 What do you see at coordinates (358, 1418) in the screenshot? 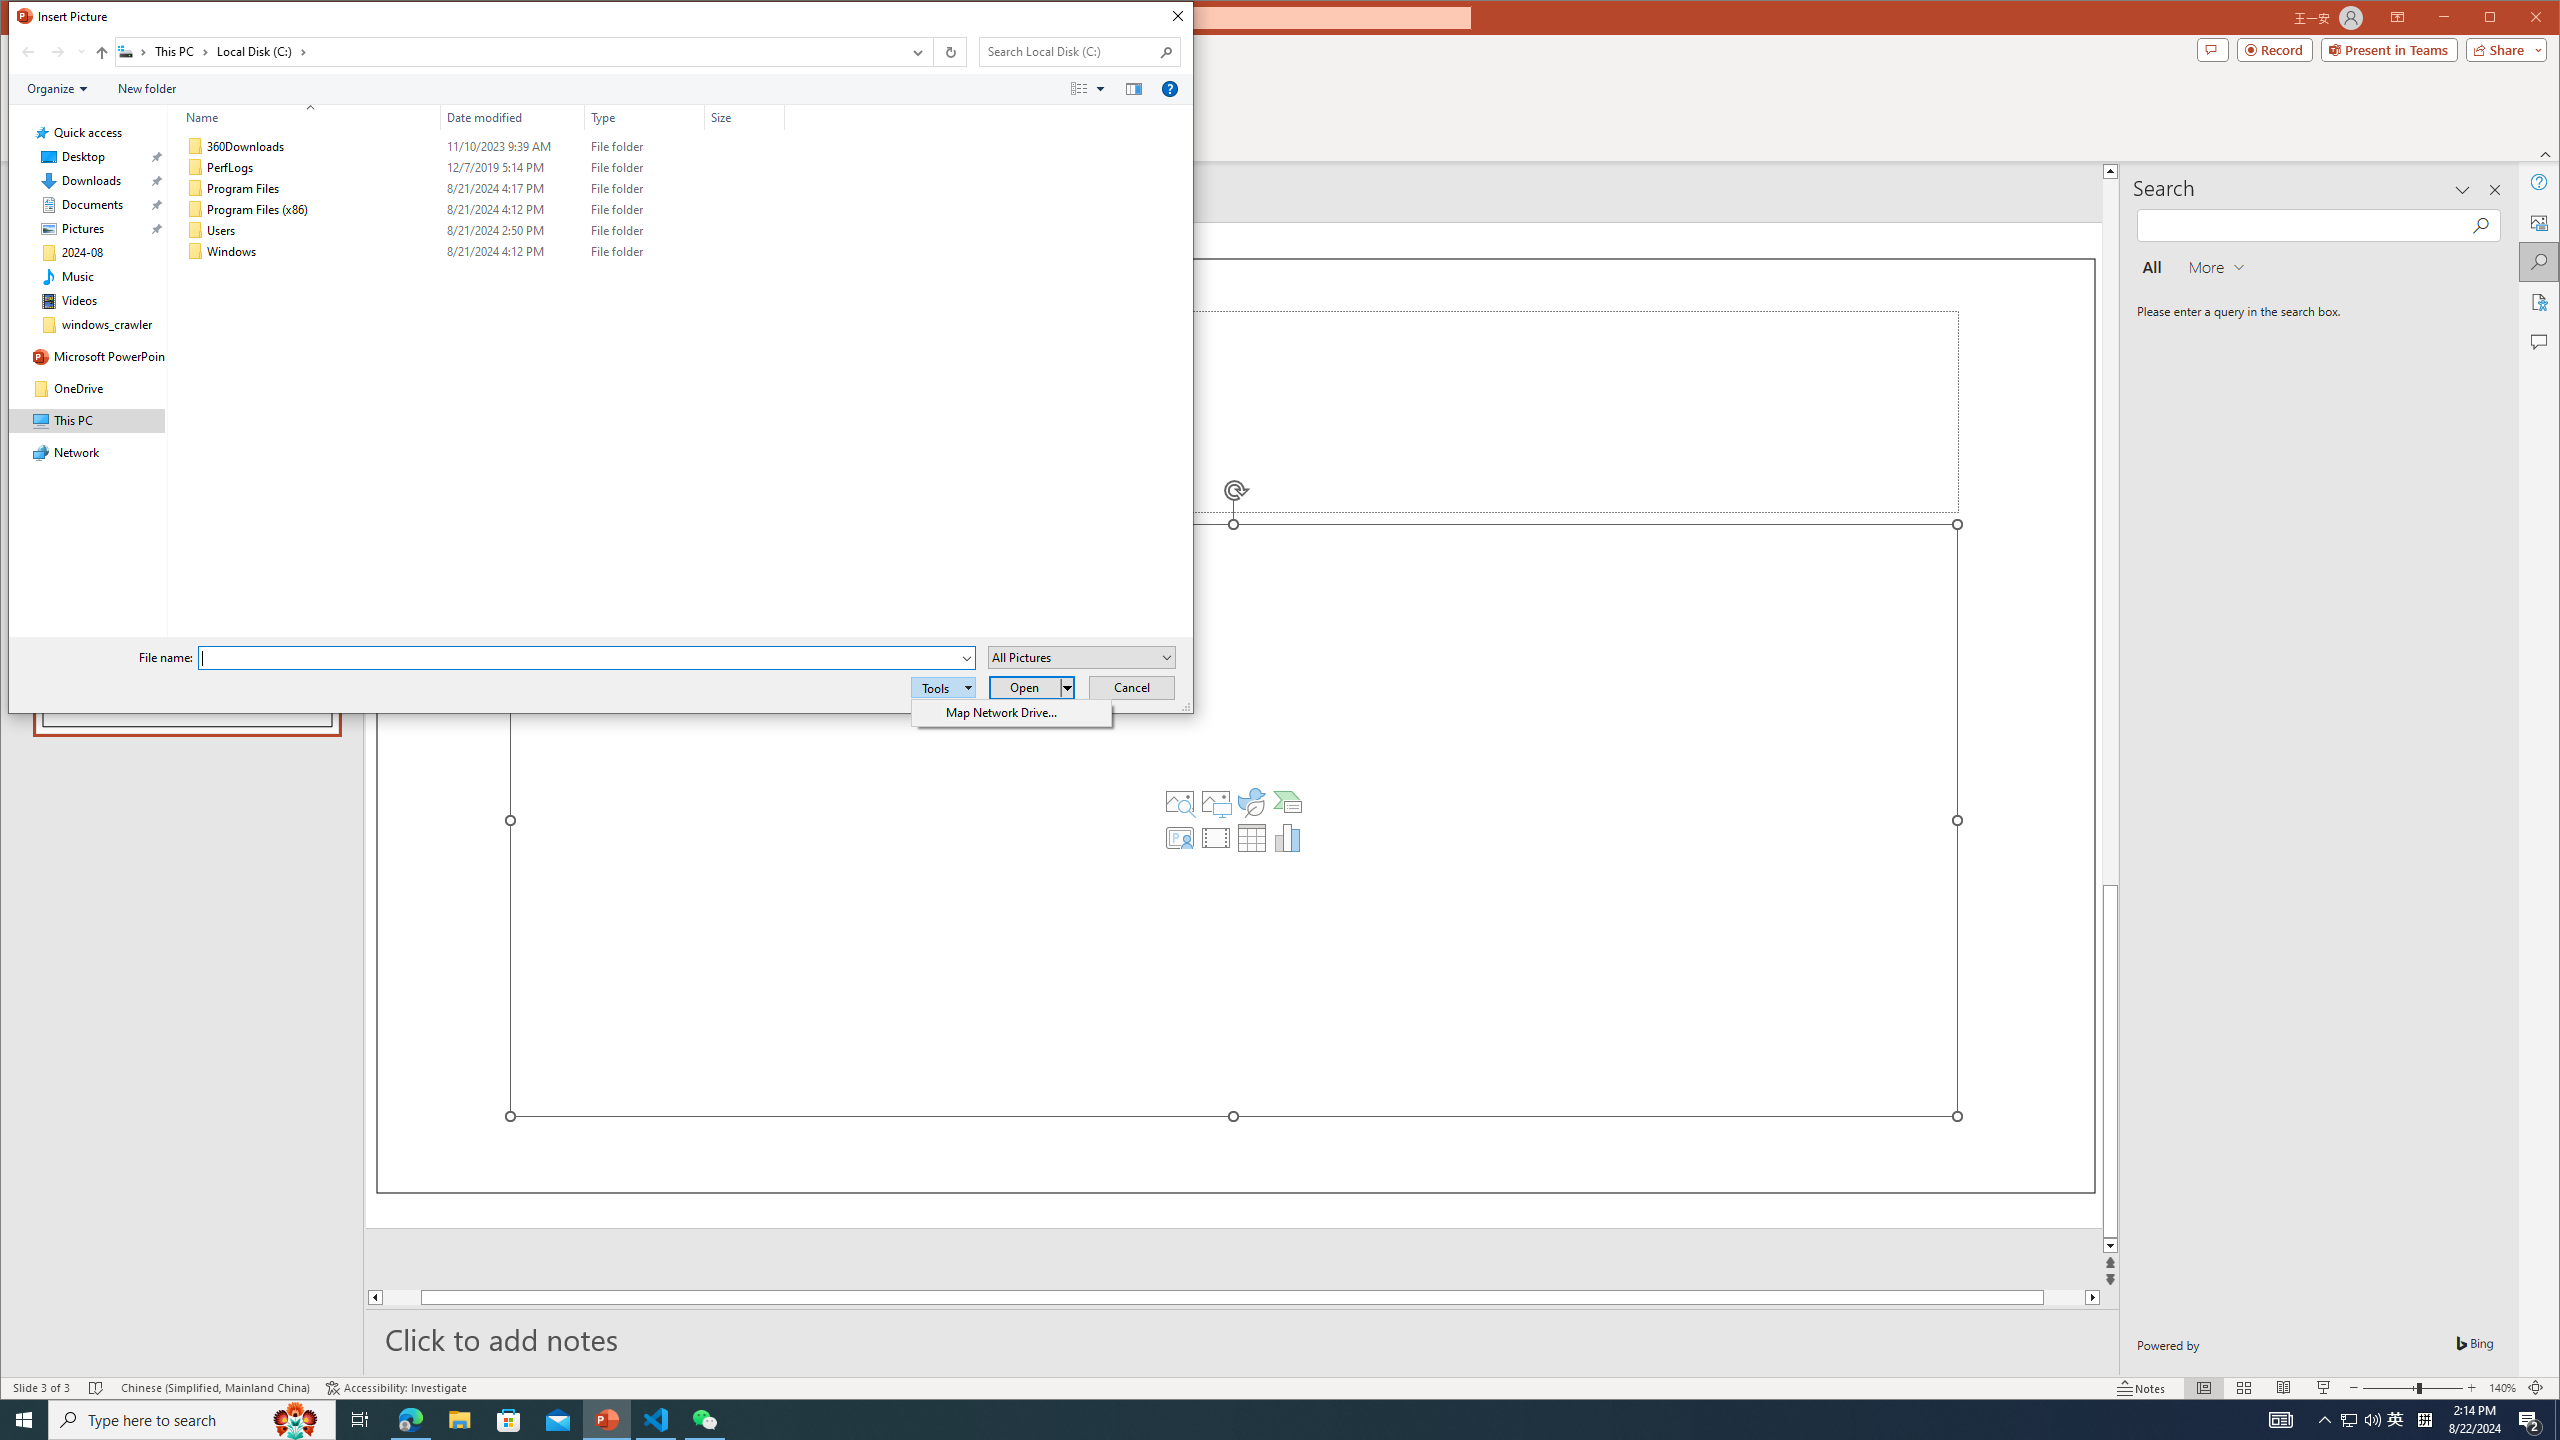
I see `'Task View'` at bounding box center [358, 1418].